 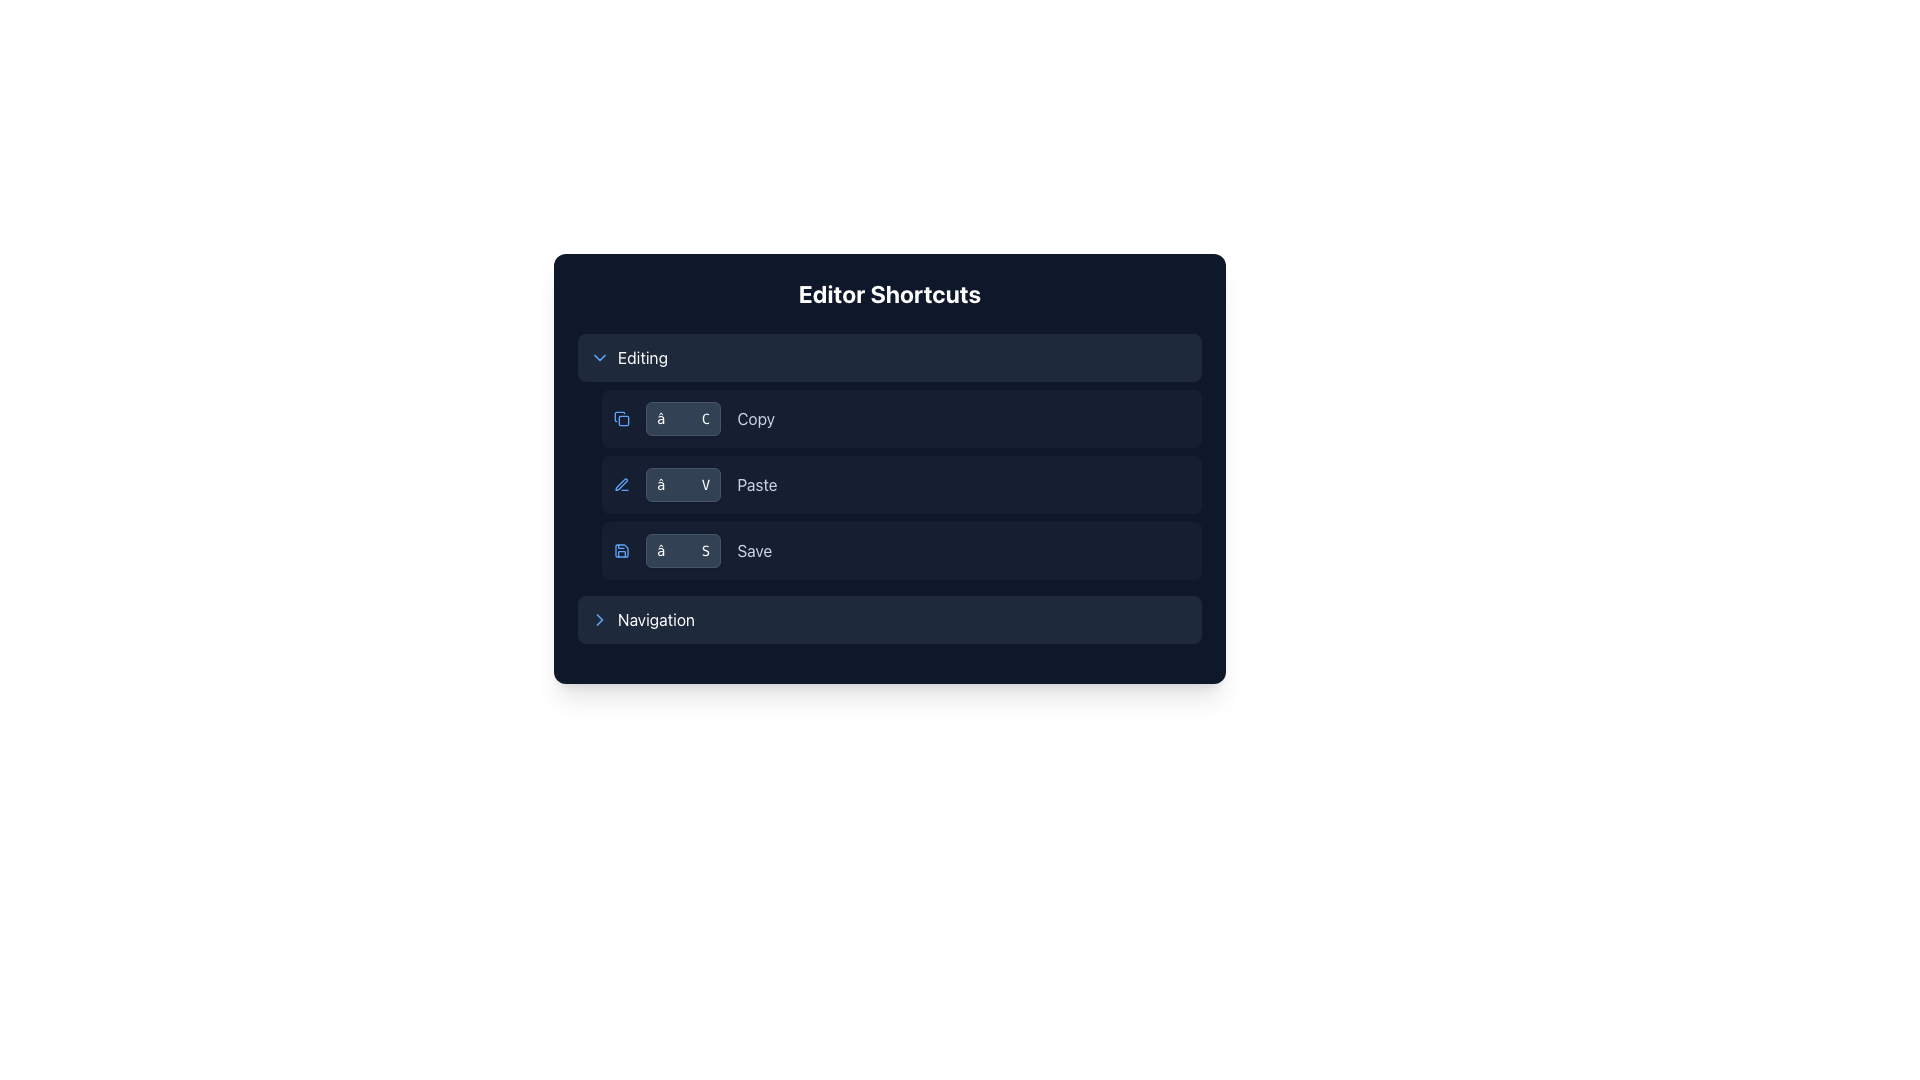 What do you see at coordinates (755, 418) in the screenshot?
I see `the 'Copy' text label displayed in light gray color against a dark background, located in the second row of the 'Editing' section of the 'Editor Shortcuts' interface` at bounding box center [755, 418].